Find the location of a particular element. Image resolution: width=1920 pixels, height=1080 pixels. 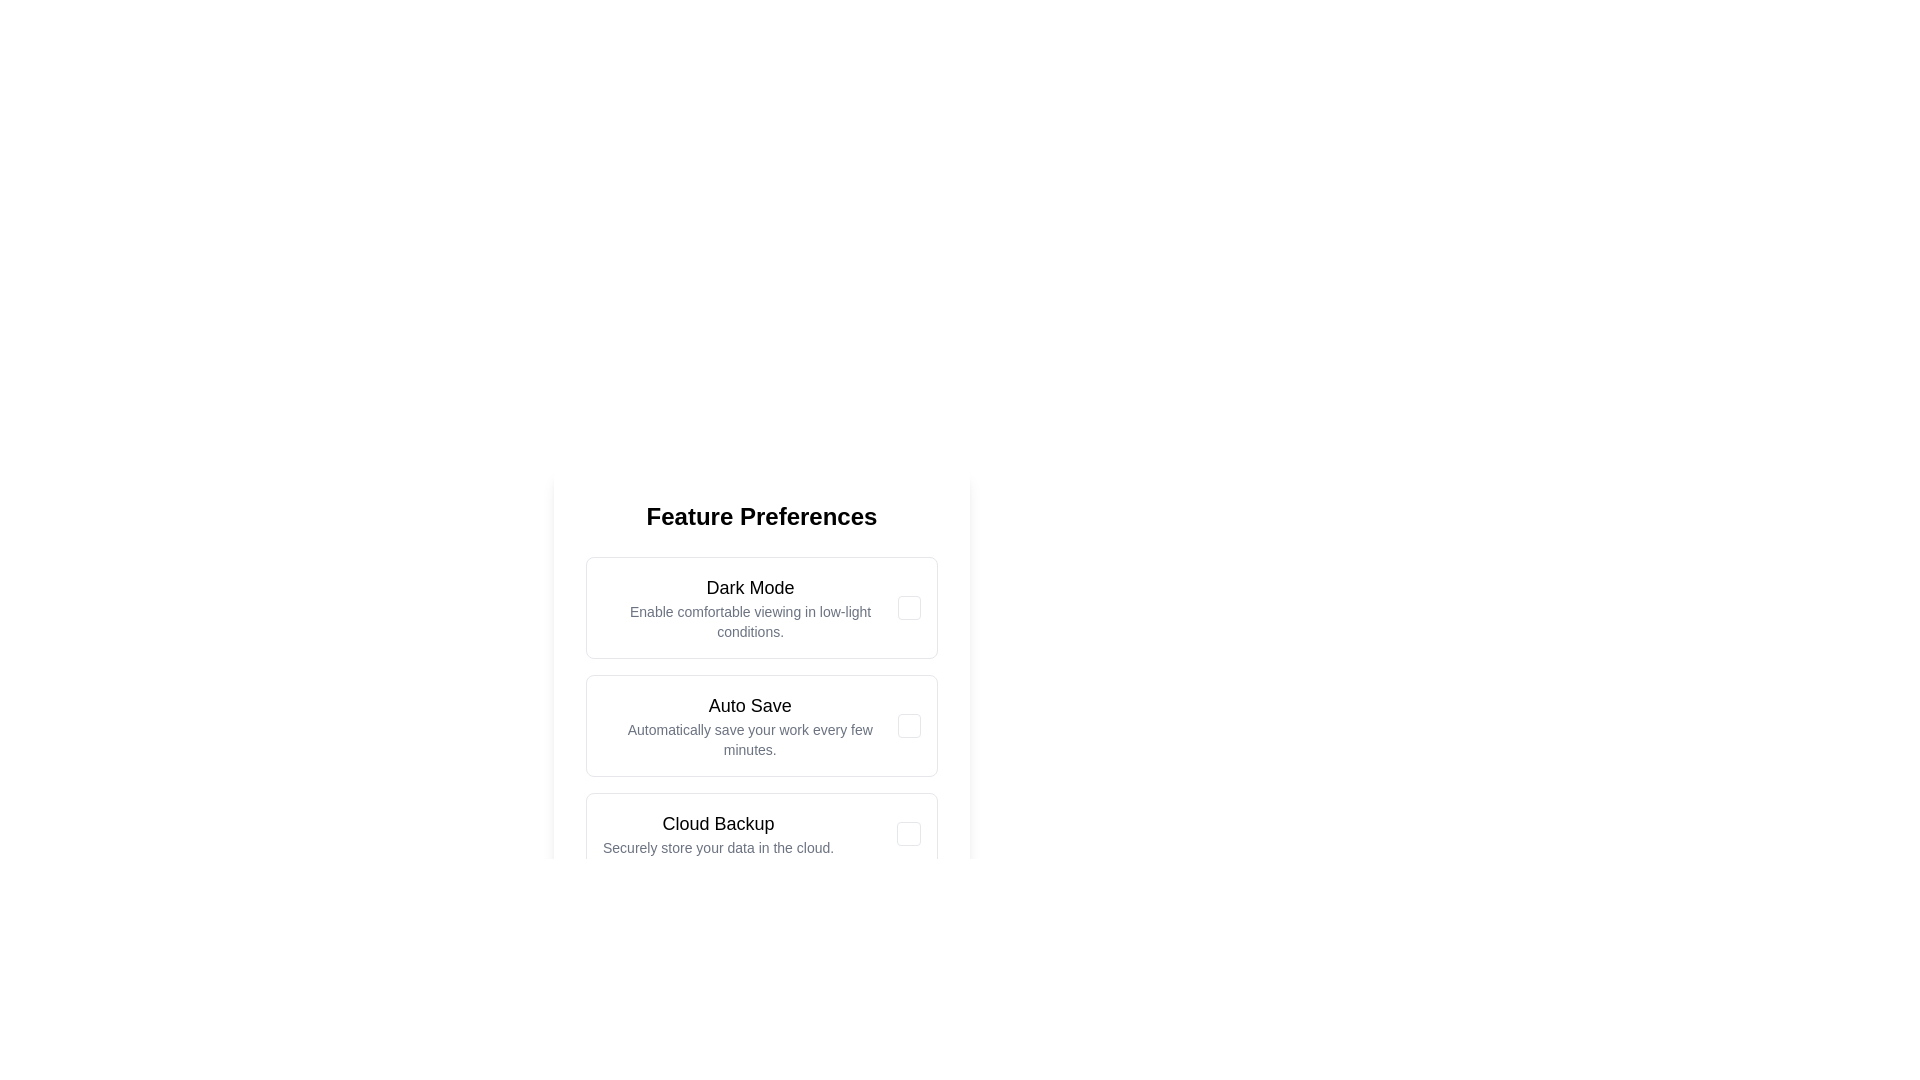

the feature card labeled Dark Mode is located at coordinates (749, 607).